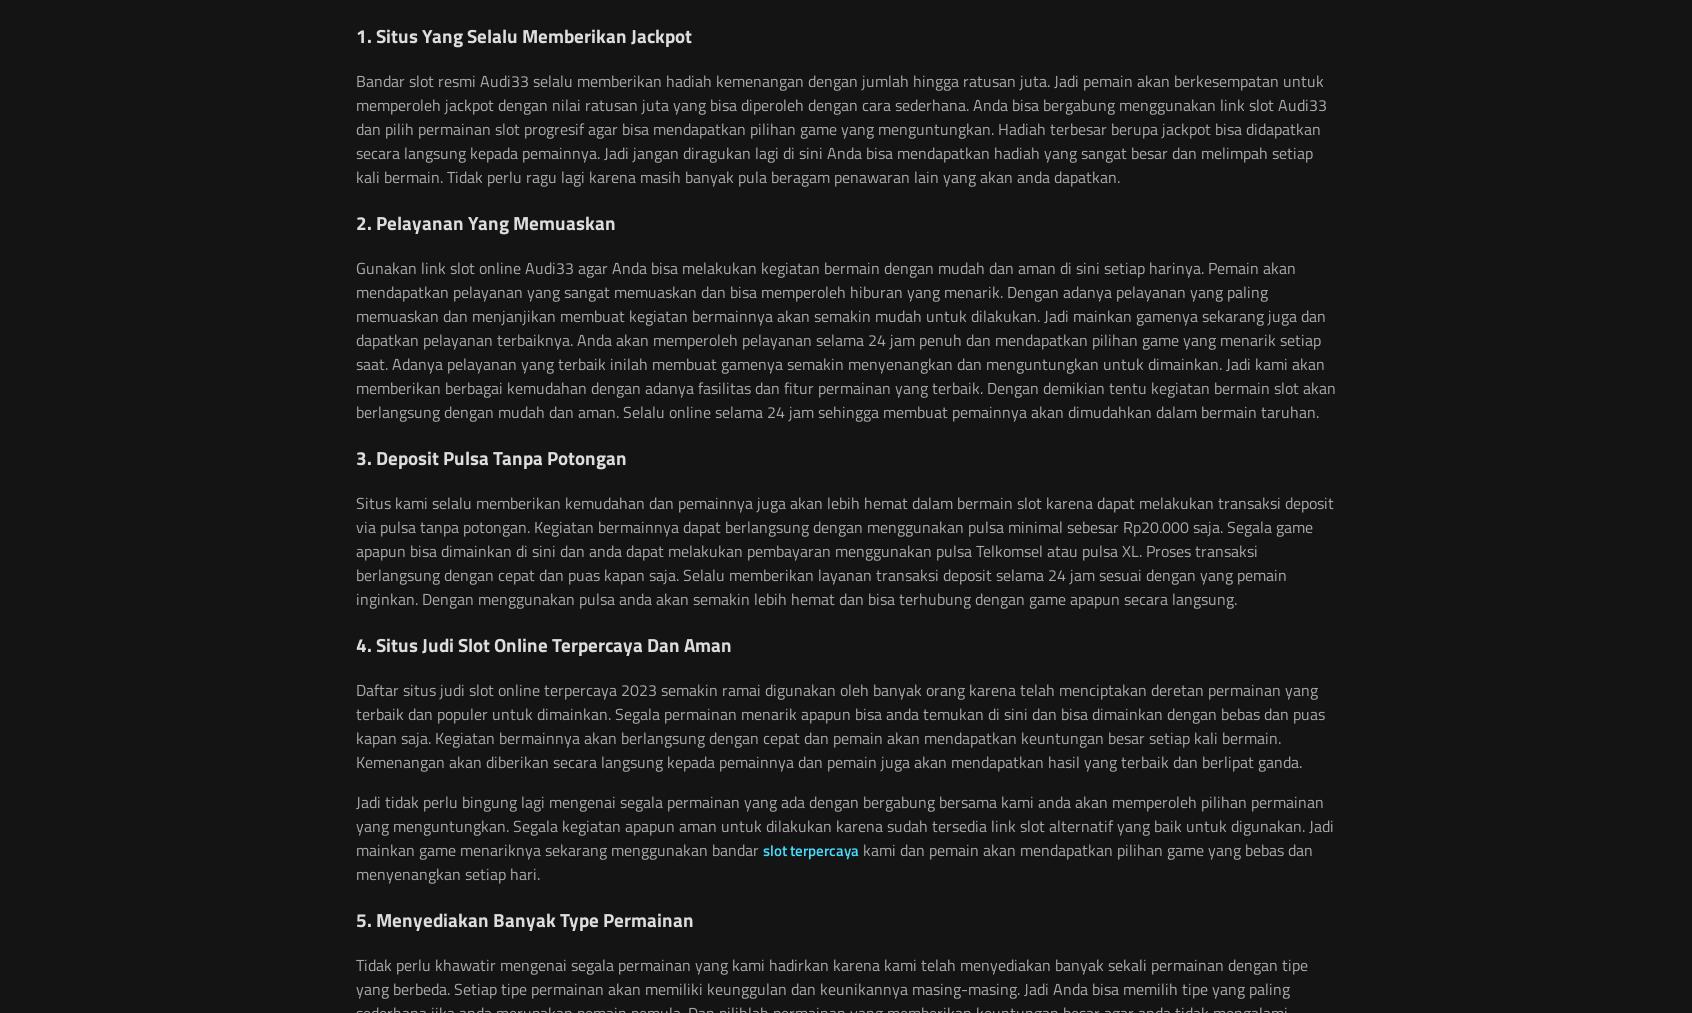 This screenshot has width=1692, height=1013. What do you see at coordinates (524, 34) in the screenshot?
I see `'1. Situs Yang Selalu Memberikan Jackpot'` at bounding box center [524, 34].